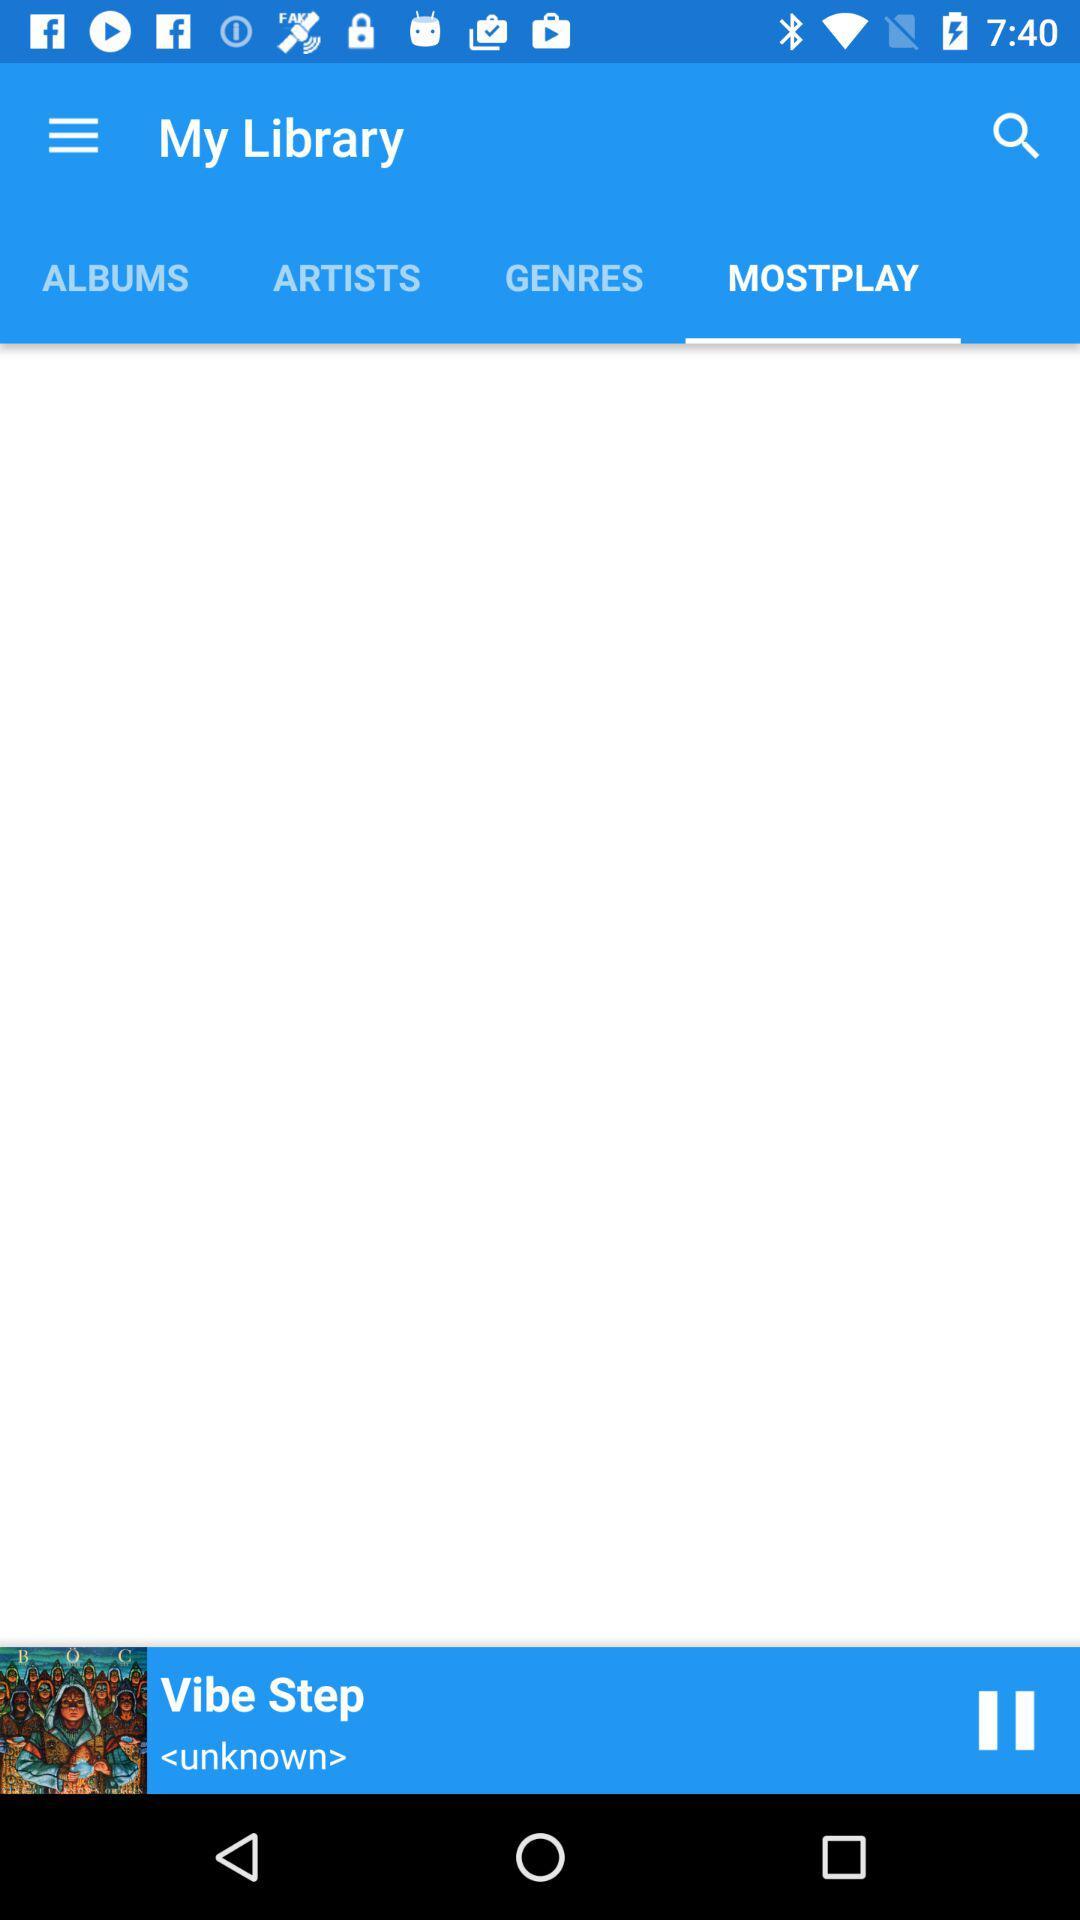 The width and height of the screenshot is (1080, 1920). I want to click on the albums item, so click(115, 275).